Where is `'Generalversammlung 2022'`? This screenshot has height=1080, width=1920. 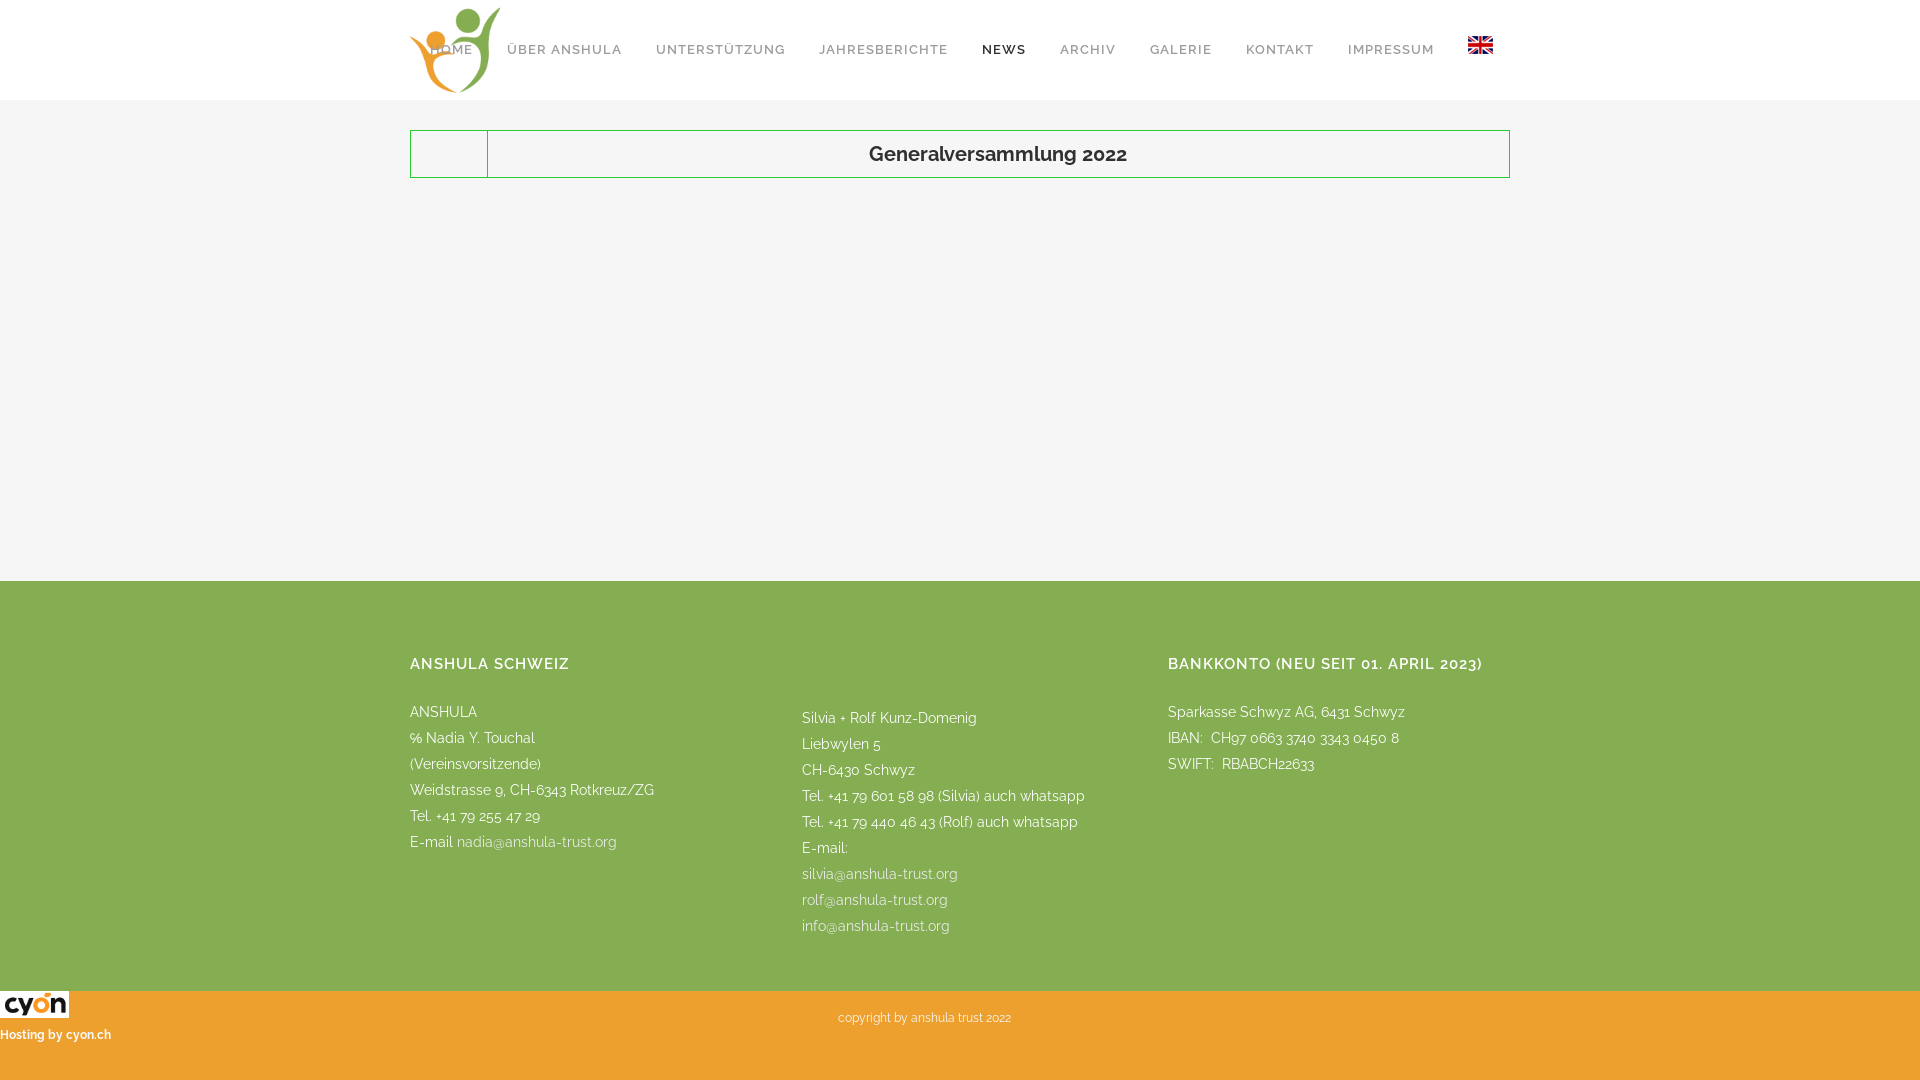
'Generalversammlung 2022' is located at coordinates (998, 153).